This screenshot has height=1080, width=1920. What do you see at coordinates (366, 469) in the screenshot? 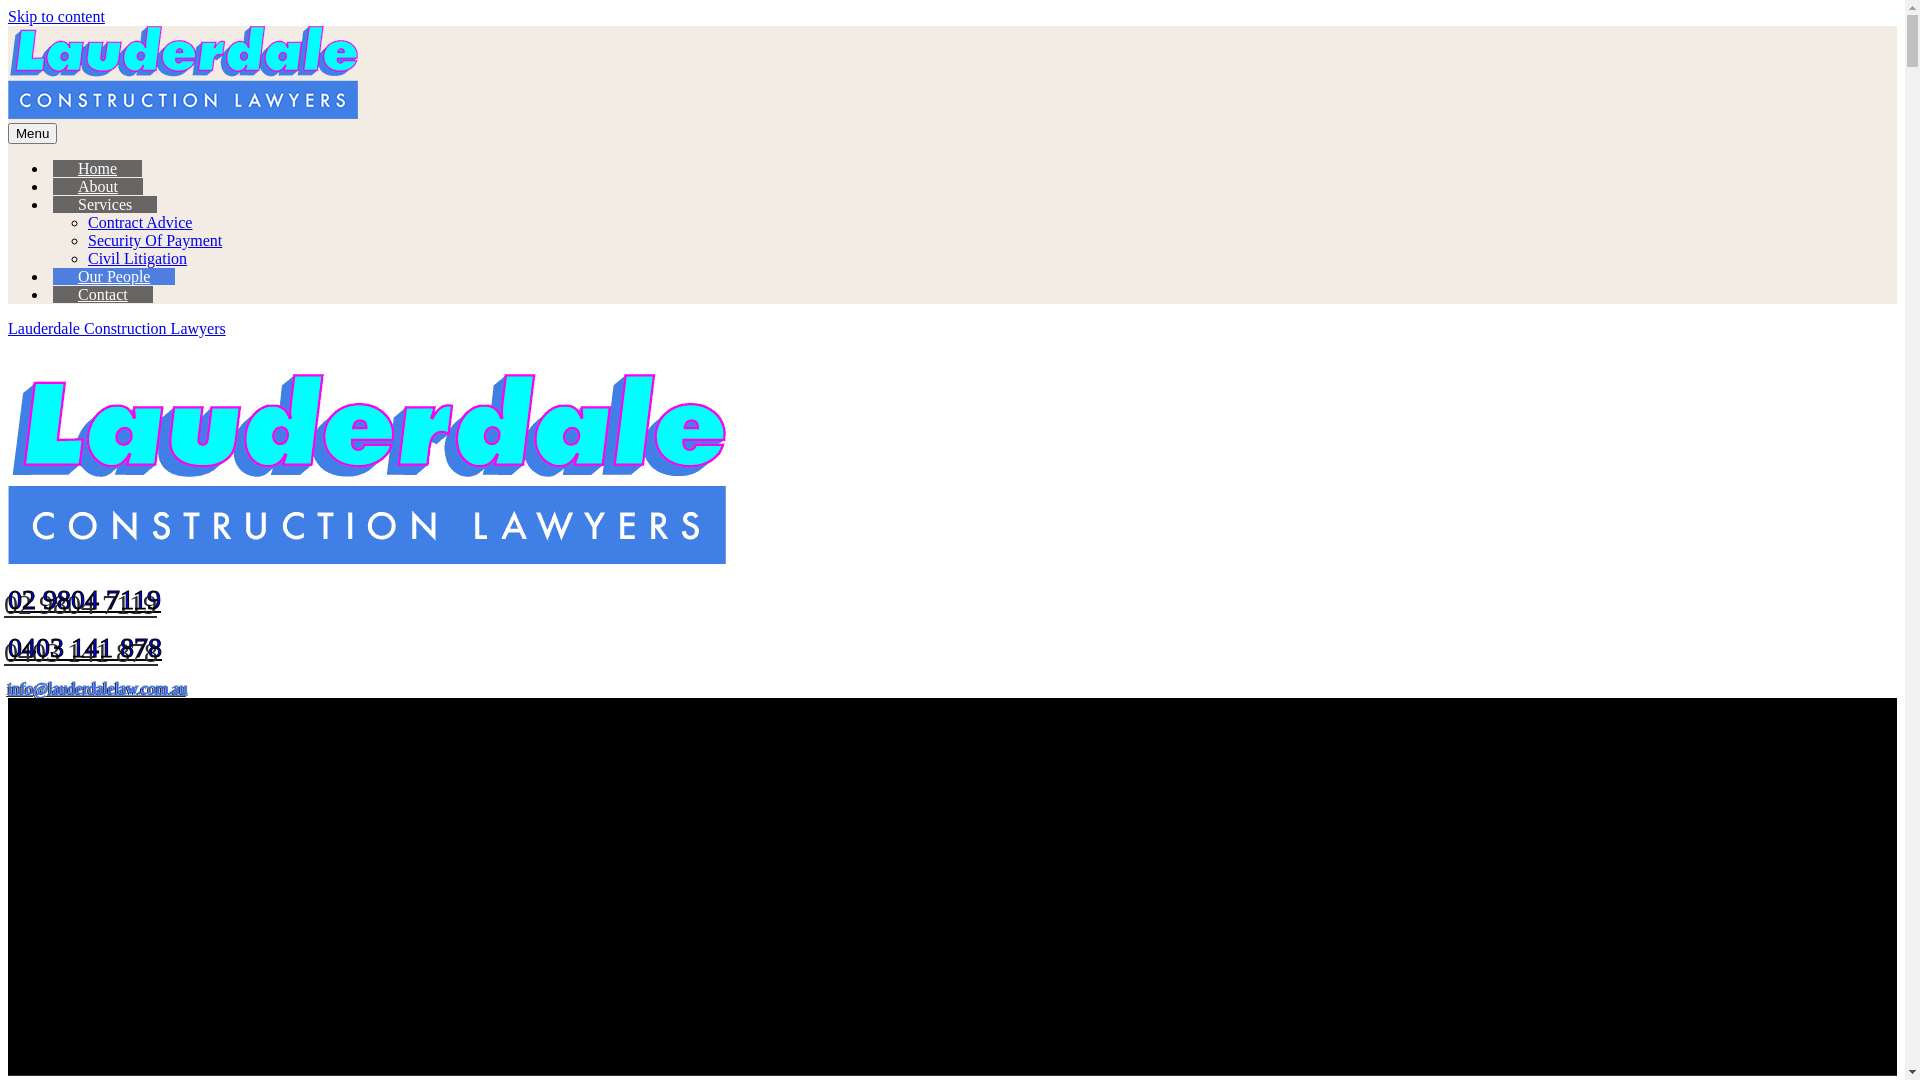
I see `'Lauderdale Construction Lawyers'` at bounding box center [366, 469].